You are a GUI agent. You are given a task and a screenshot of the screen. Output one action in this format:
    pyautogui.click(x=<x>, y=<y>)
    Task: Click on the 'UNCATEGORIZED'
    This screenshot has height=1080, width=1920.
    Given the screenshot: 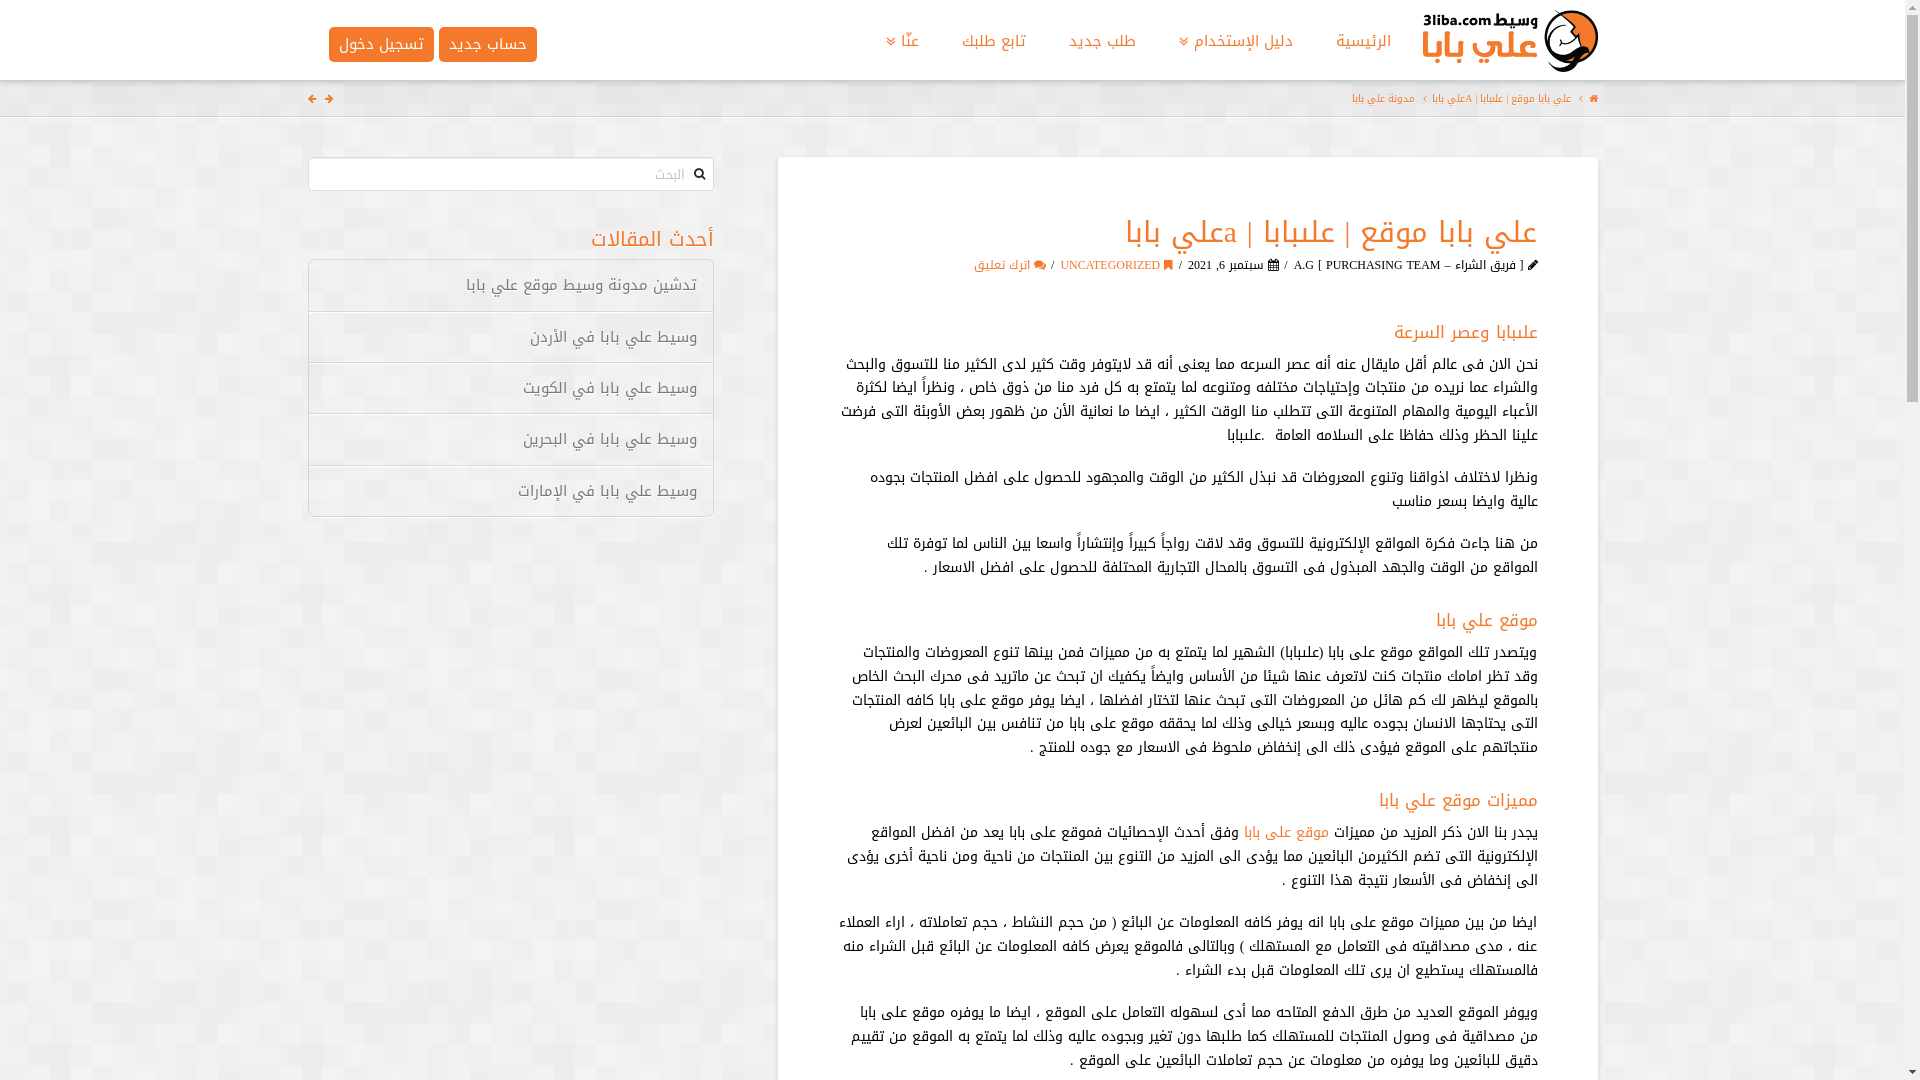 What is the action you would take?
    pyautogui.click(x=1115, y=264)
    